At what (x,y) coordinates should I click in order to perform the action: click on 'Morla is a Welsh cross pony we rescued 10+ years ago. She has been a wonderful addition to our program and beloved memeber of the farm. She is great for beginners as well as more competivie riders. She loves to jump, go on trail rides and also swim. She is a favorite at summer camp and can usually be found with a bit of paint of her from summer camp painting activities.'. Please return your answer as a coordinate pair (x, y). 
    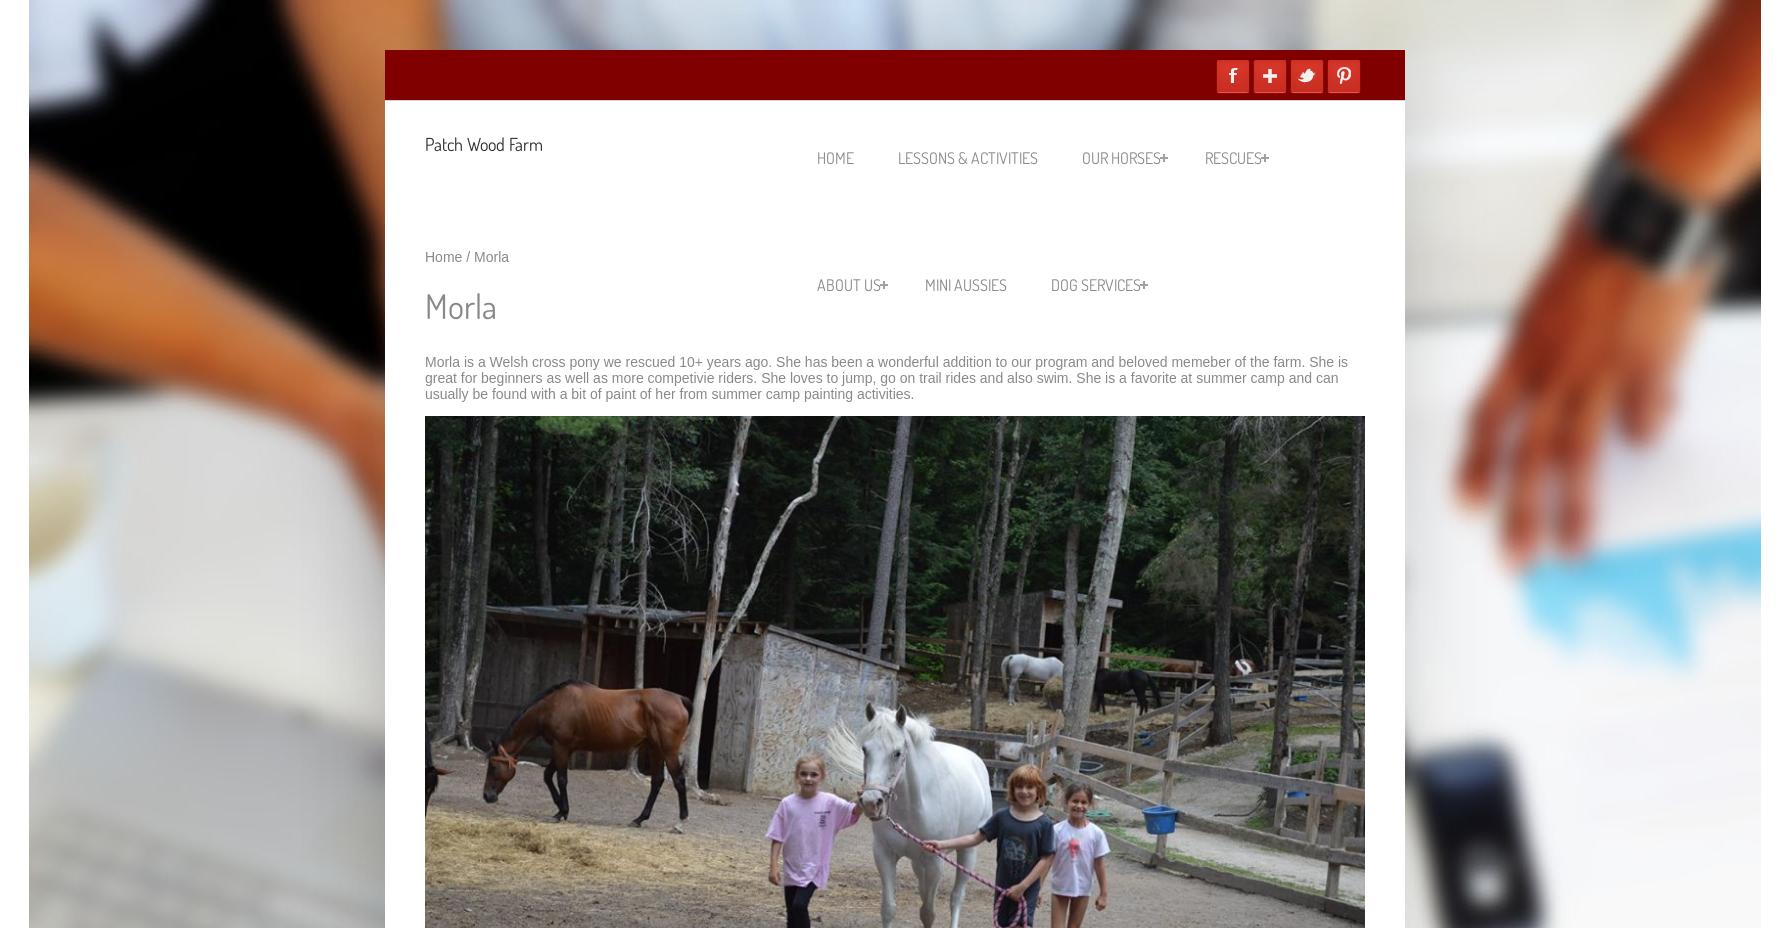
    Looking at the image, I should click on (885, 376).